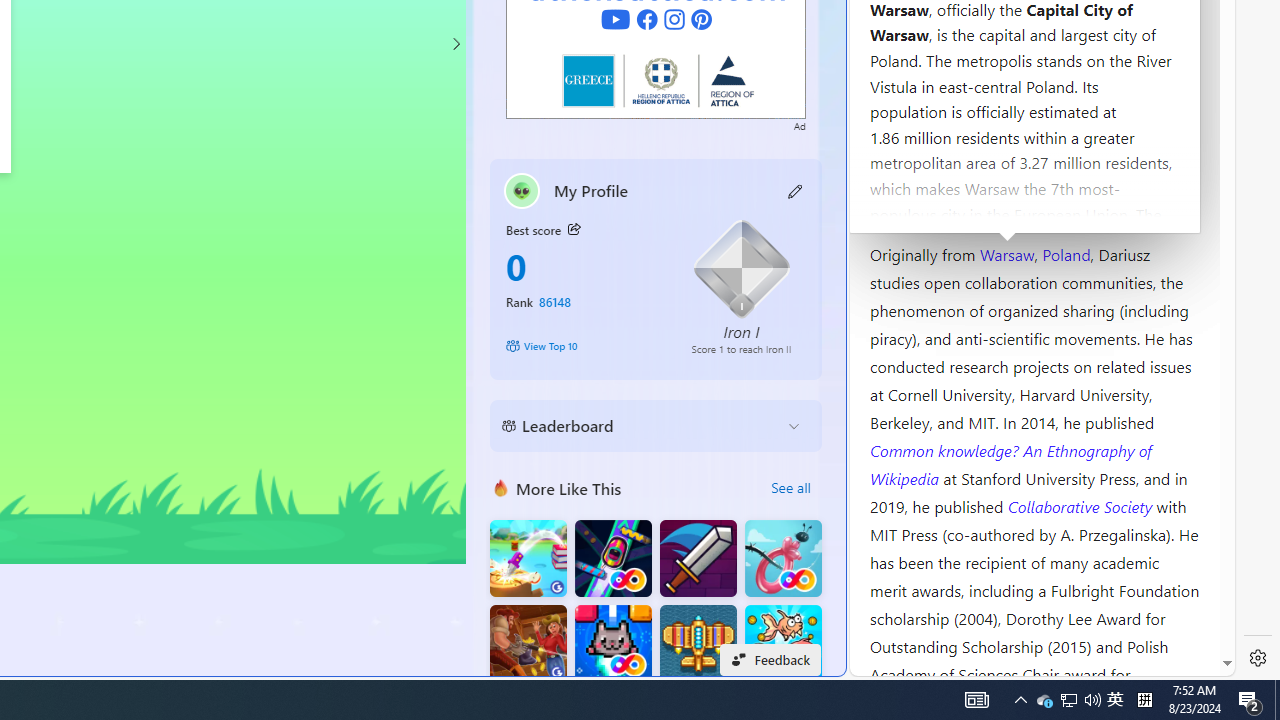 The height and width of the screenshot is (720, 1280). Describe the element at coordinates (612, 643) in the screenshot. I see `'Kitten Force FRVR'` at that location.